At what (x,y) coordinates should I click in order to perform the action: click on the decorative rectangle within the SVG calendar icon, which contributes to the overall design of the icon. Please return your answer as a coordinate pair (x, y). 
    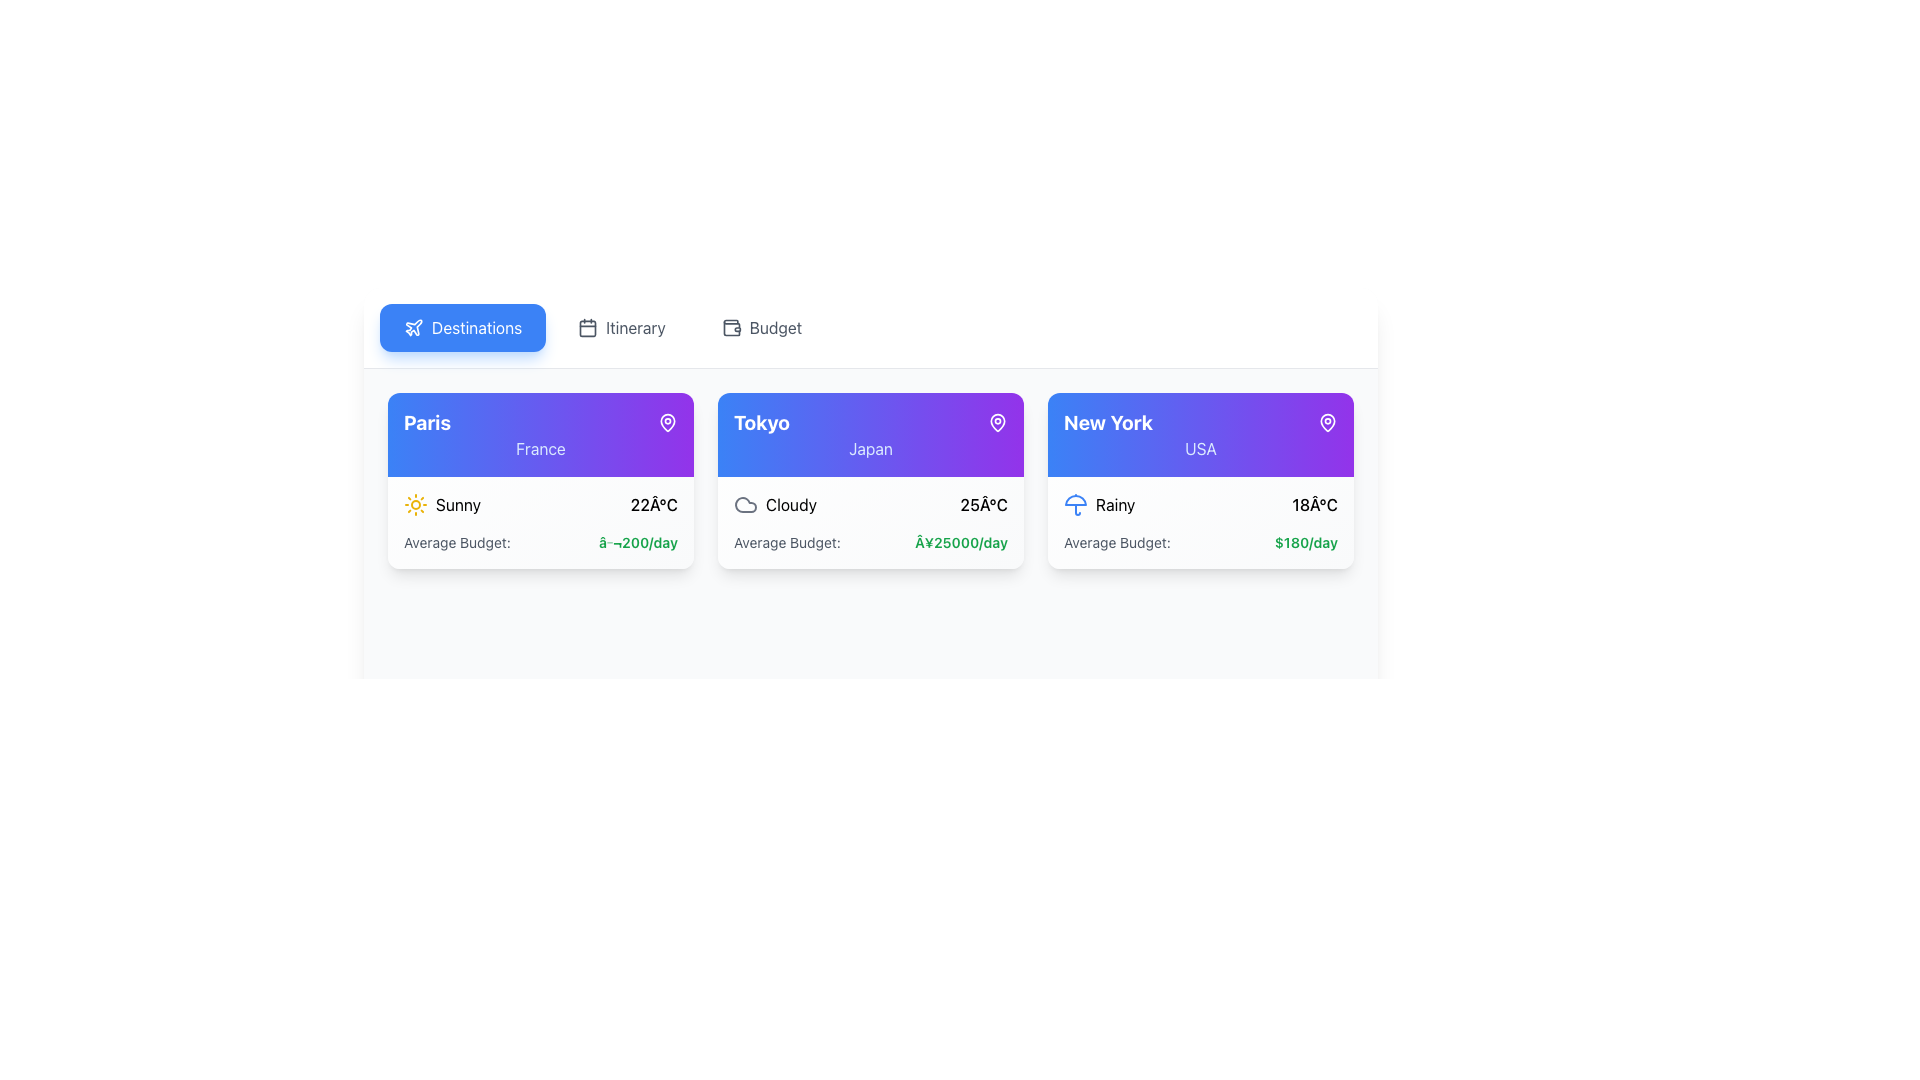
    Looking at the image, I should click on (587, 327).